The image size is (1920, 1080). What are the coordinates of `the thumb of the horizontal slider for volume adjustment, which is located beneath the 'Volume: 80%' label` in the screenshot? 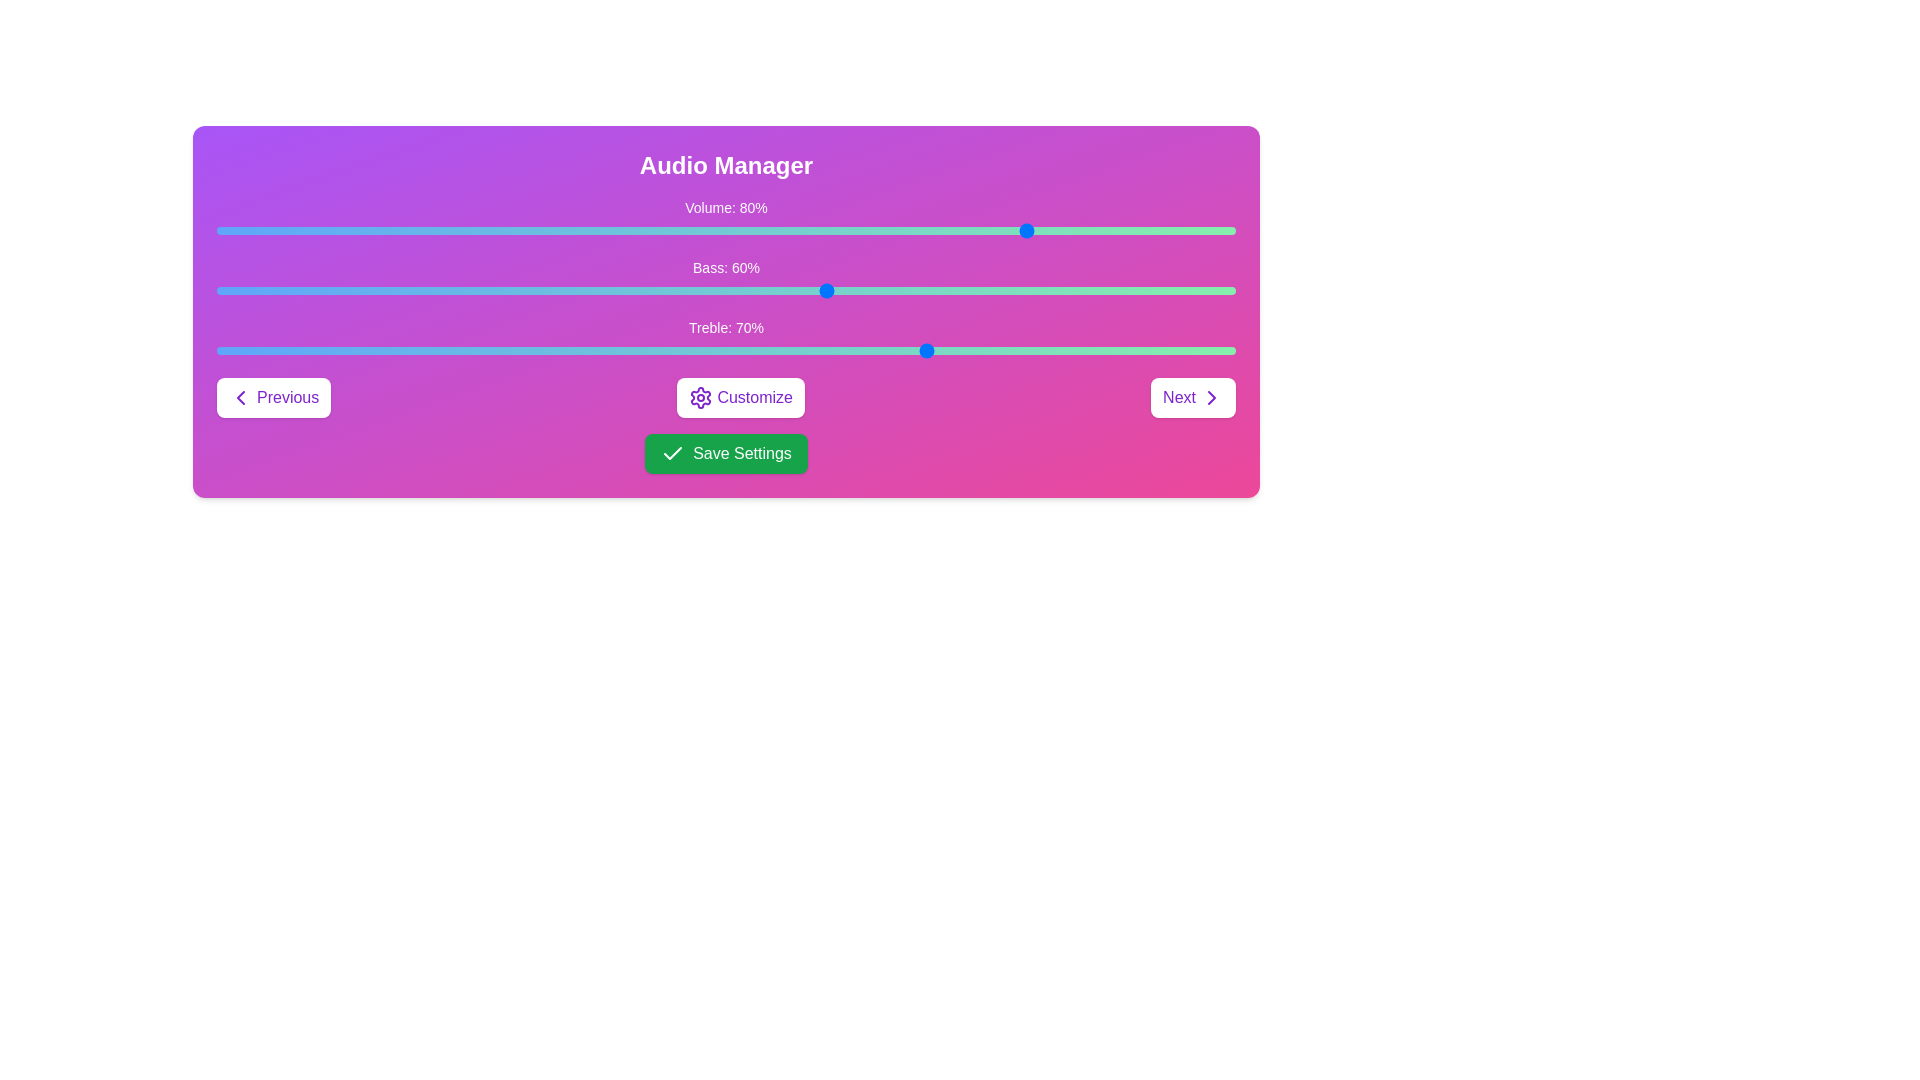 It's located at (725, 230).